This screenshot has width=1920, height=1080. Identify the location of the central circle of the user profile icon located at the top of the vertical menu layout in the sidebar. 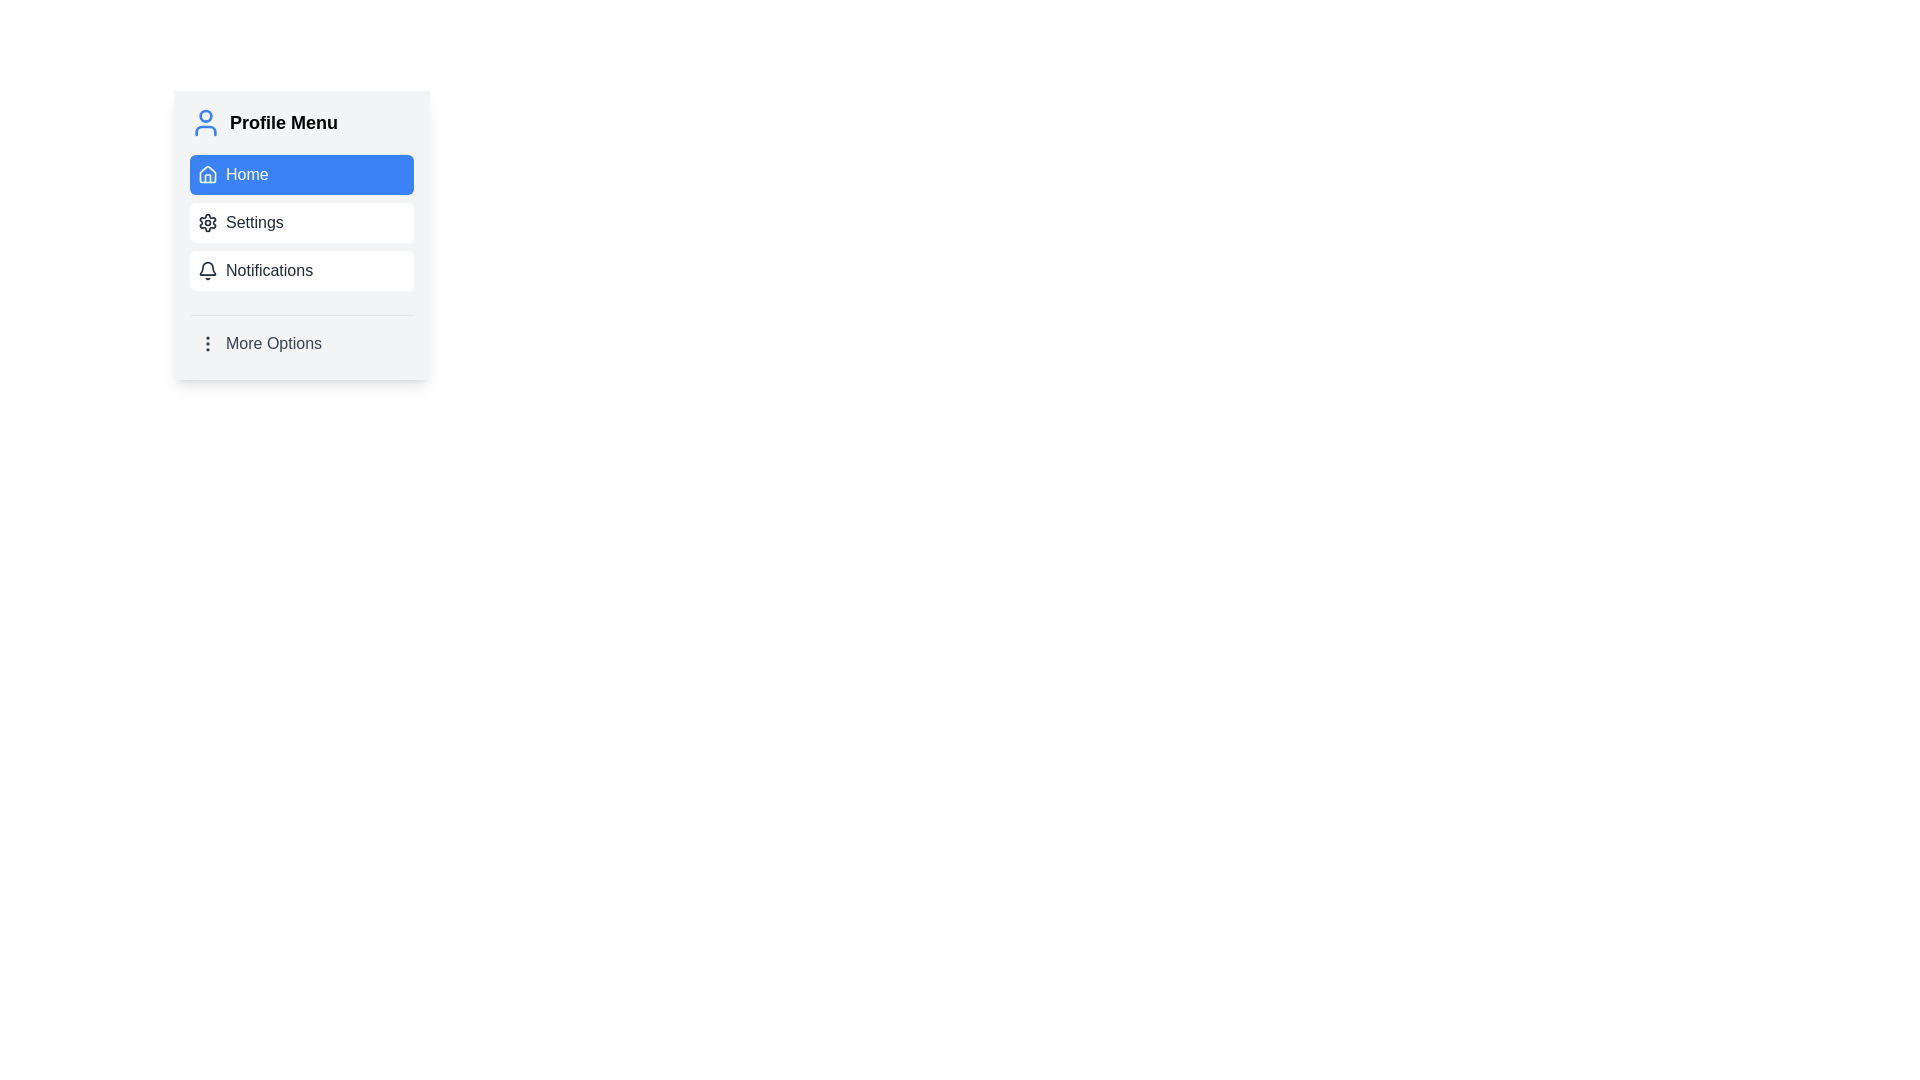
(206, 115).